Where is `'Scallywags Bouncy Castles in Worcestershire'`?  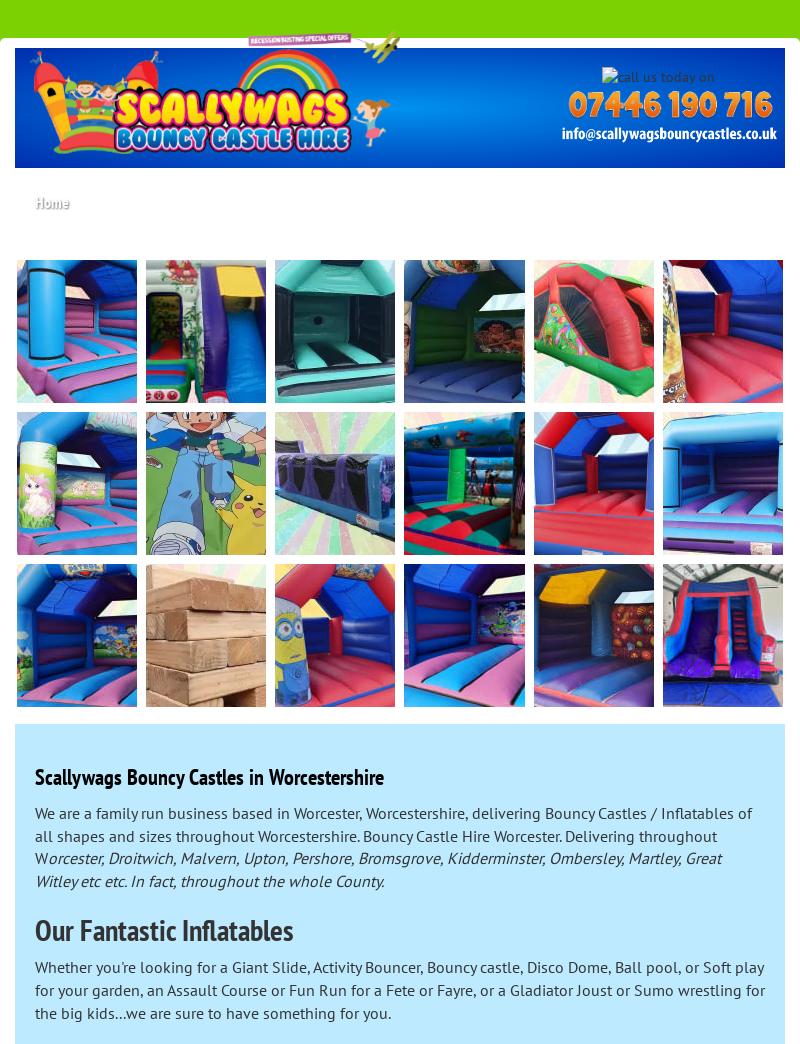 'Scallywags Bouncy Castles in Worcestershire' is located at coordinates (209, 777).